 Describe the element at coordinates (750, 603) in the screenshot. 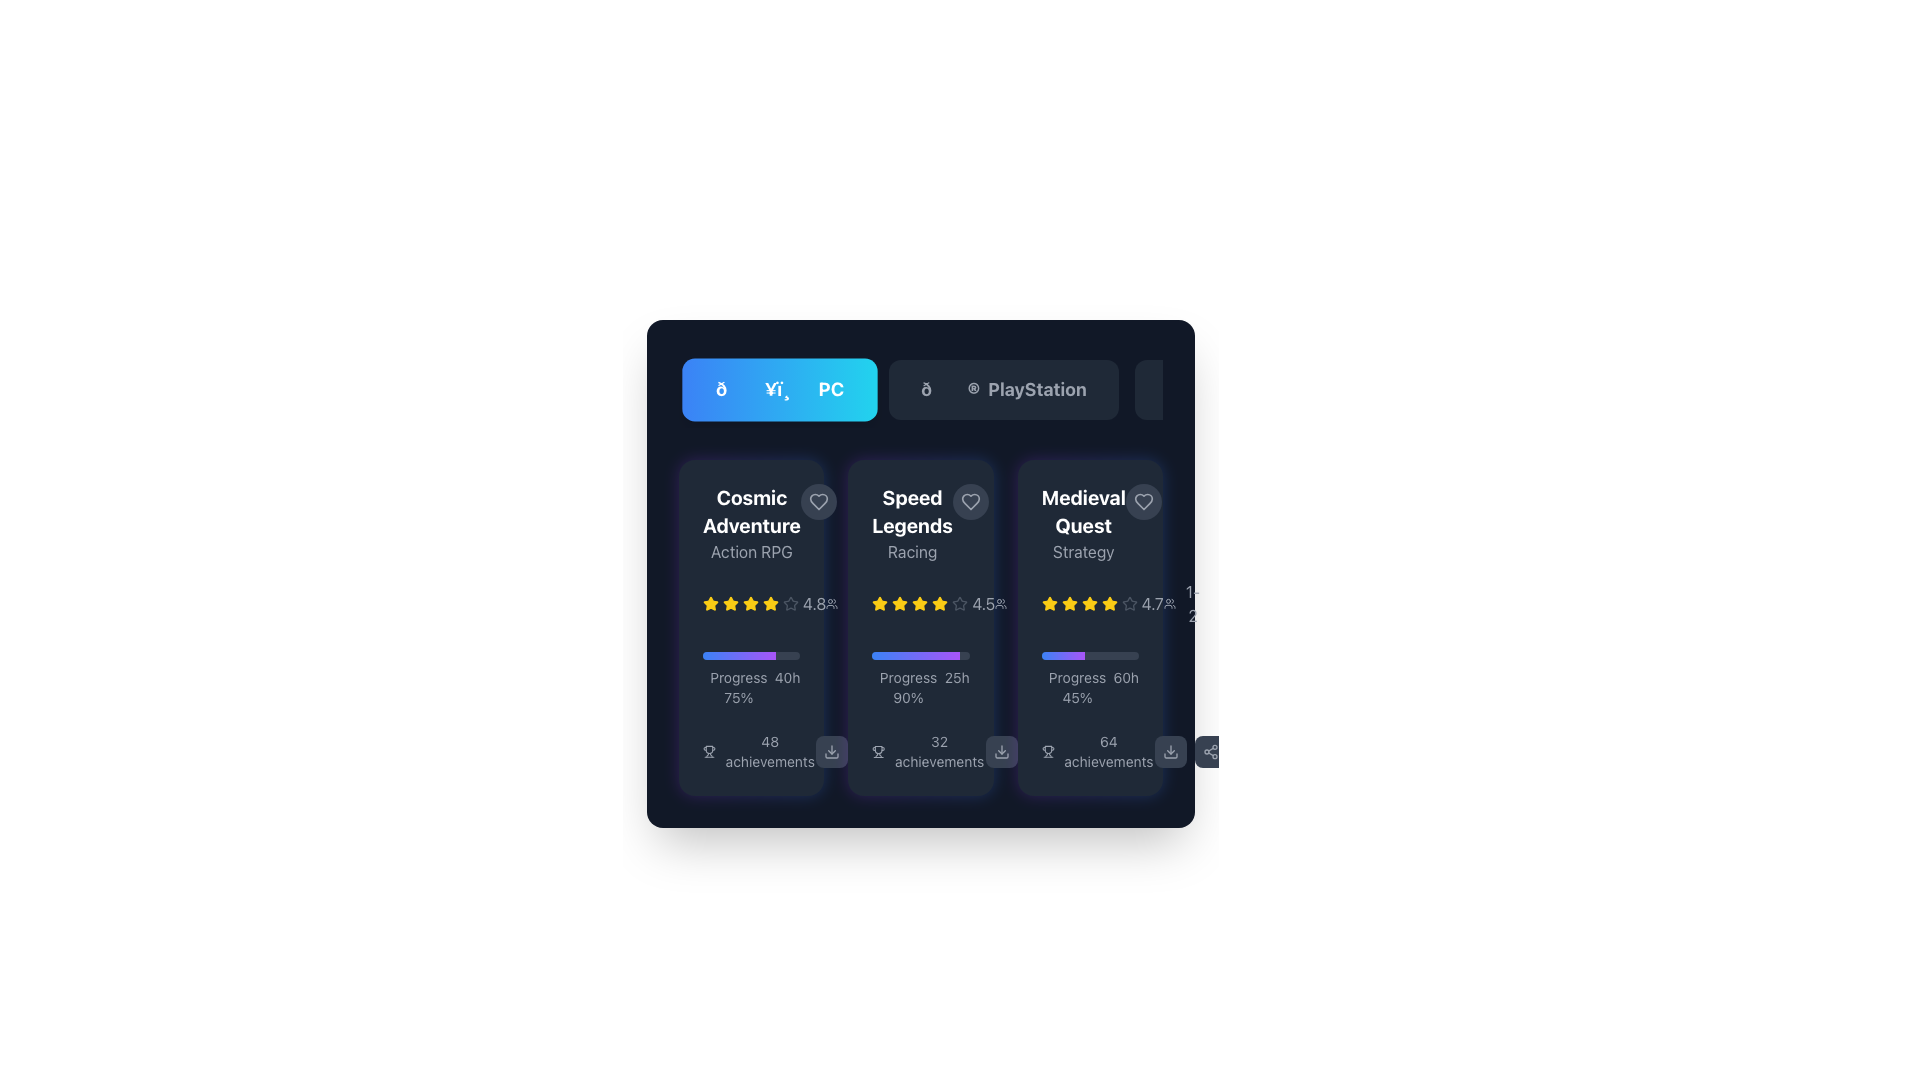

I see `the rating value displayed in the rating indicator for the game 'Cosmic Adventure', which shows an overall rating of 4.8 stars` at that location.